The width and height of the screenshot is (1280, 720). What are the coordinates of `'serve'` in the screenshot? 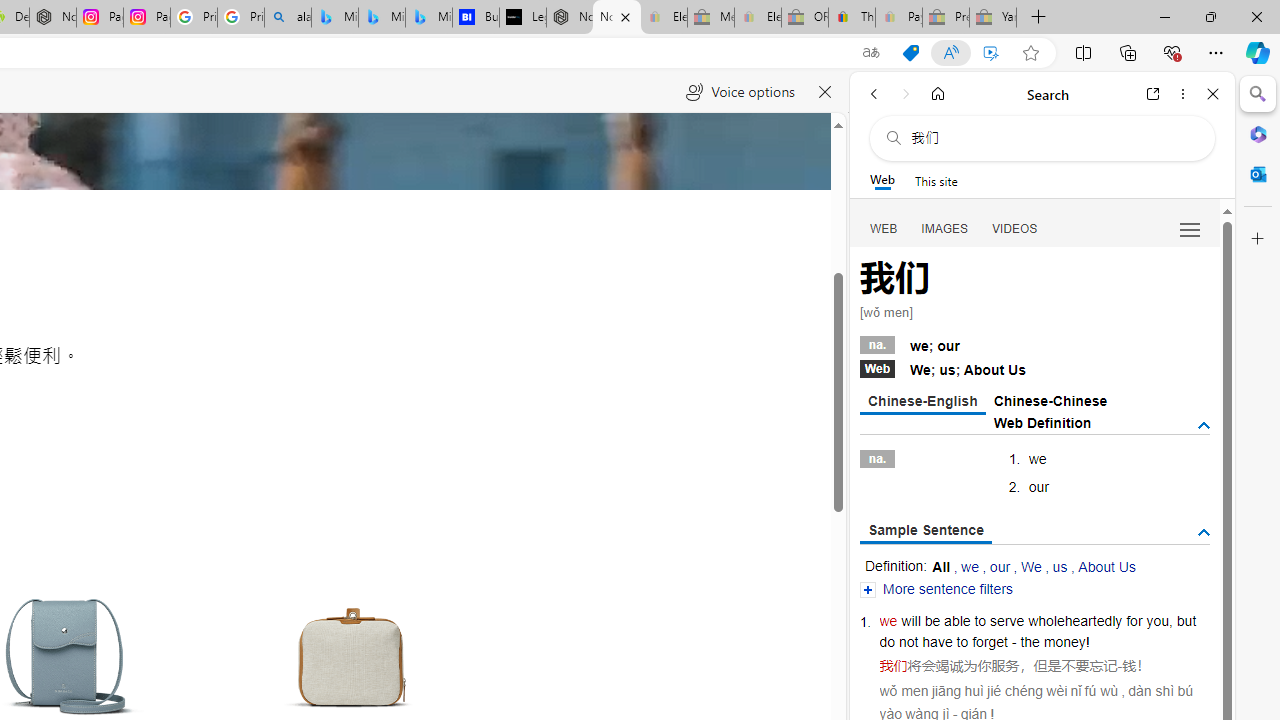 It's located at (1007, 620).